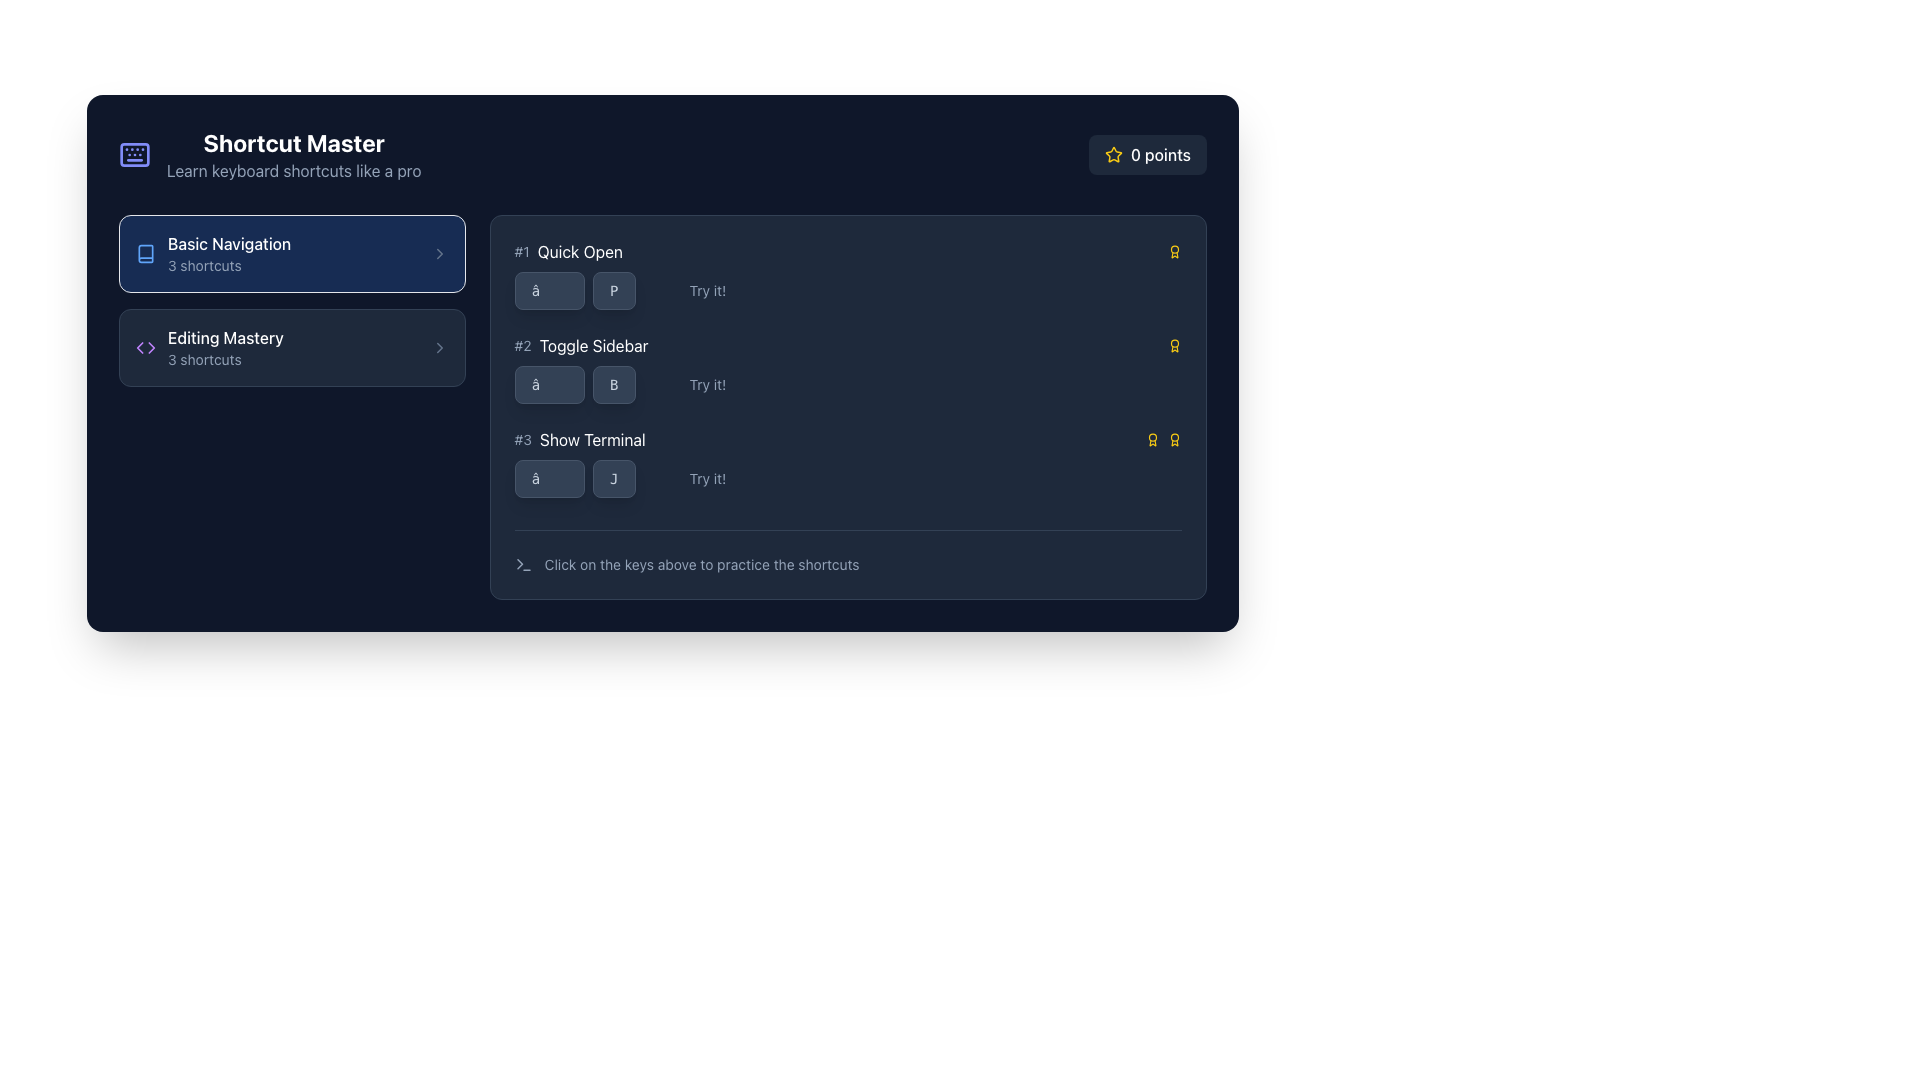 Image resolution: width=1920 pixels, height=1080 pixels. What do you see at coordinates (707, 290) in the screenshot?
I see `the instructional Text Label that is located to the right of the 'Quick Open' option, which prompts users to try out a feature` at bounding box center [707, 290].